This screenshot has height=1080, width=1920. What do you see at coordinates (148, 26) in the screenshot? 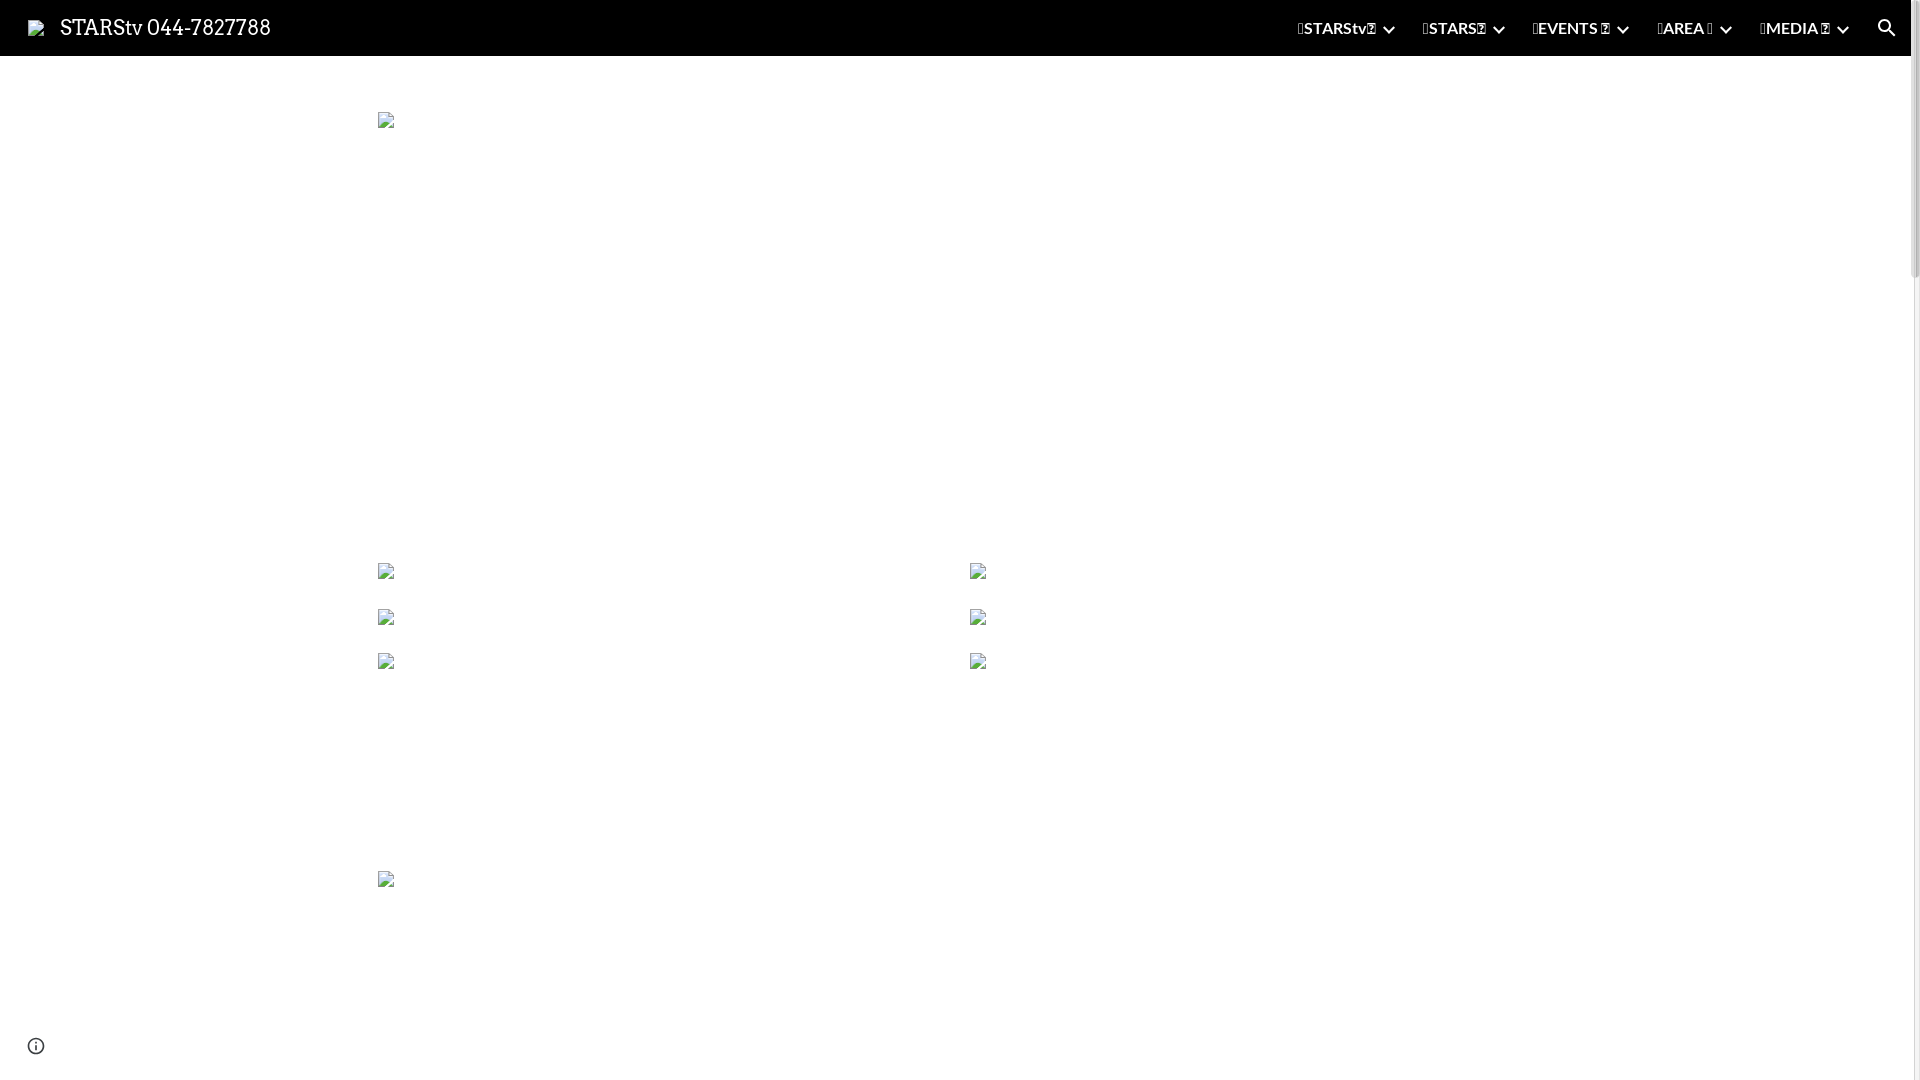
I see `'STARStv 044-7827788'` at bounding box center [148, 26].